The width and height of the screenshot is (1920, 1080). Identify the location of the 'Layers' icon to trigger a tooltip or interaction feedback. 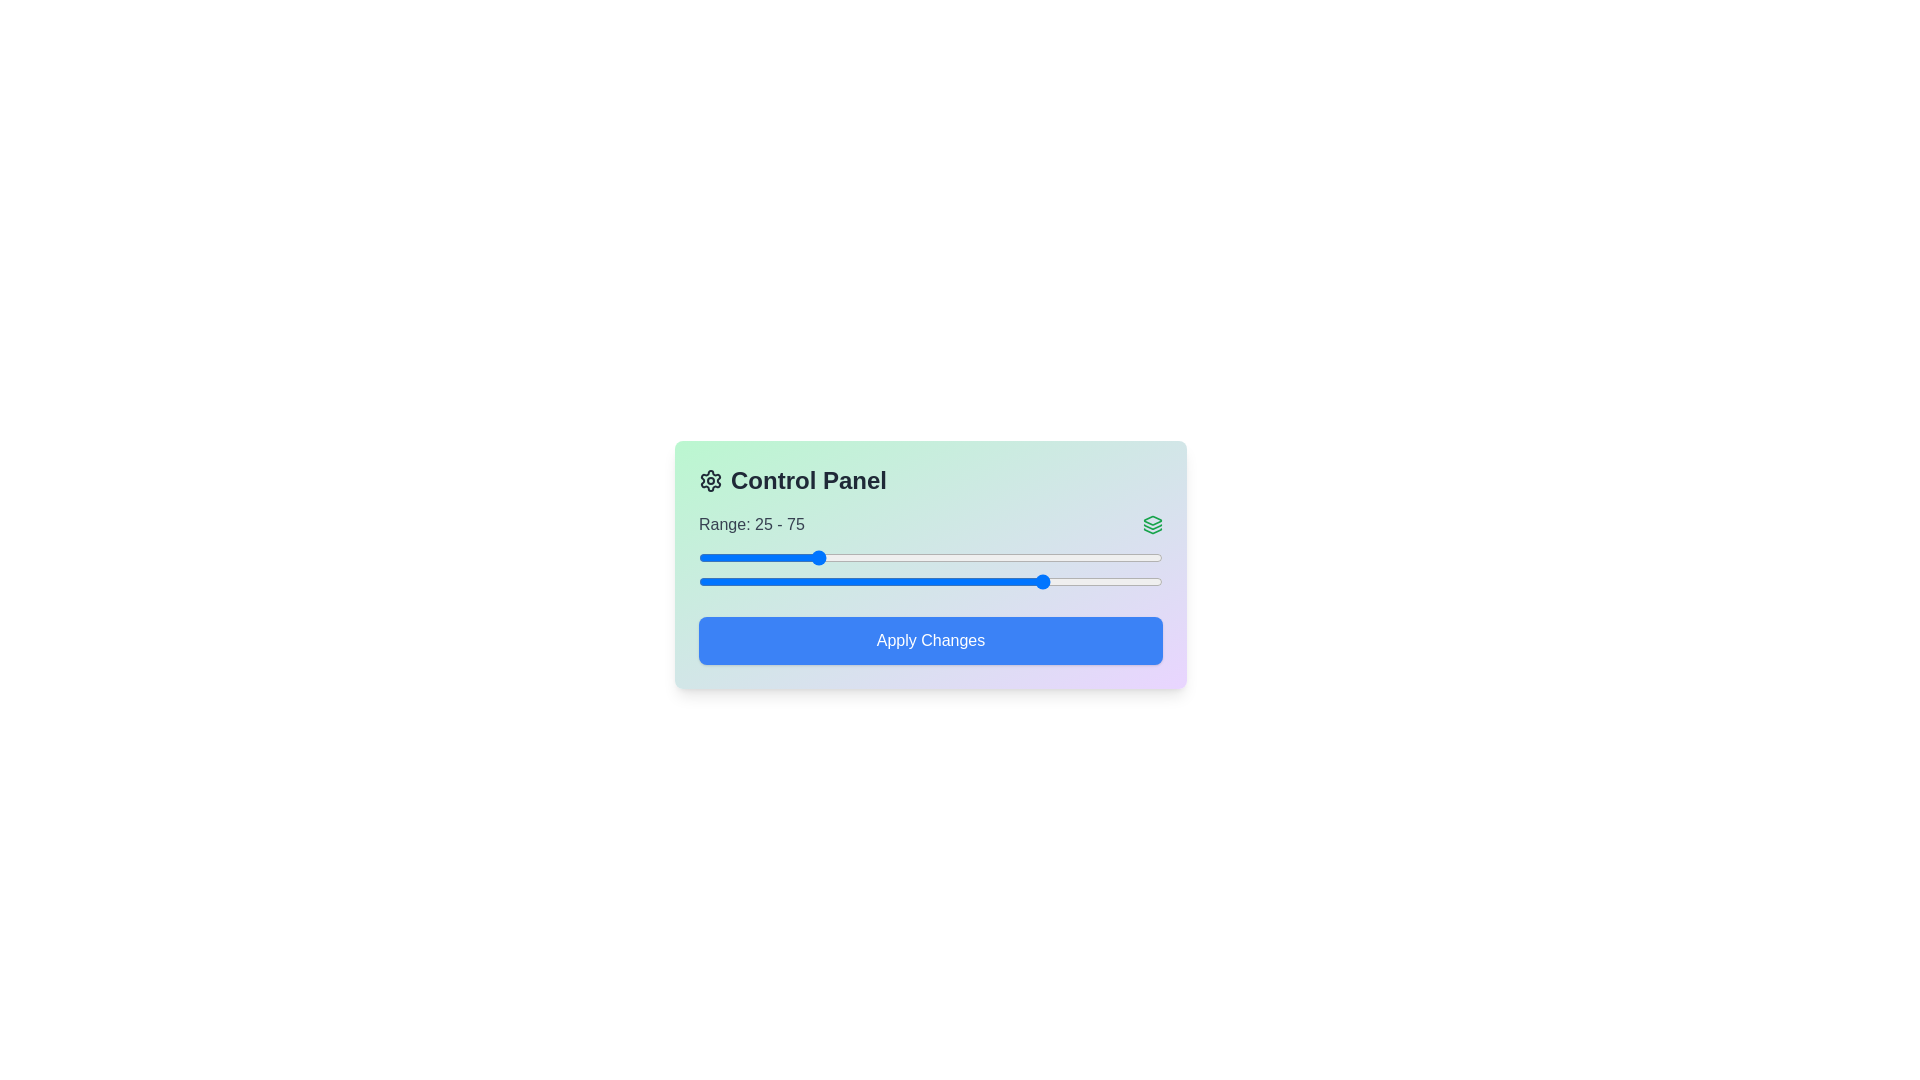
(1152, 523).